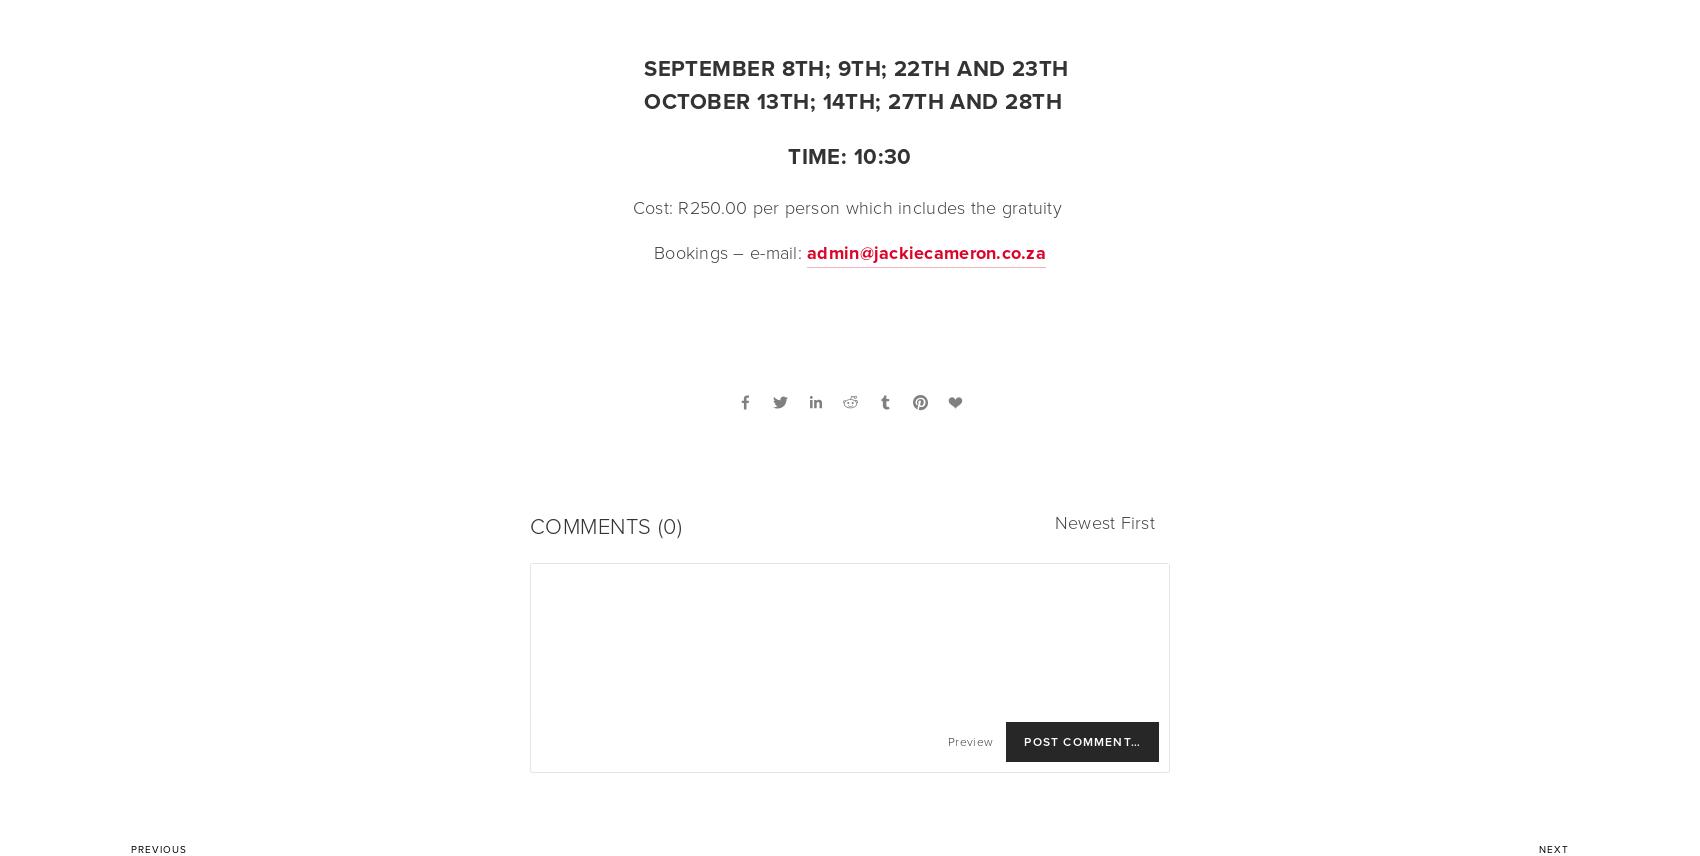 The image size is (1700, 856). What do you see at coordinates (855, 67) in the screenshot?
I see `'September 8th; 9th; 22th and 23th'` at bounding box center [855, 67].